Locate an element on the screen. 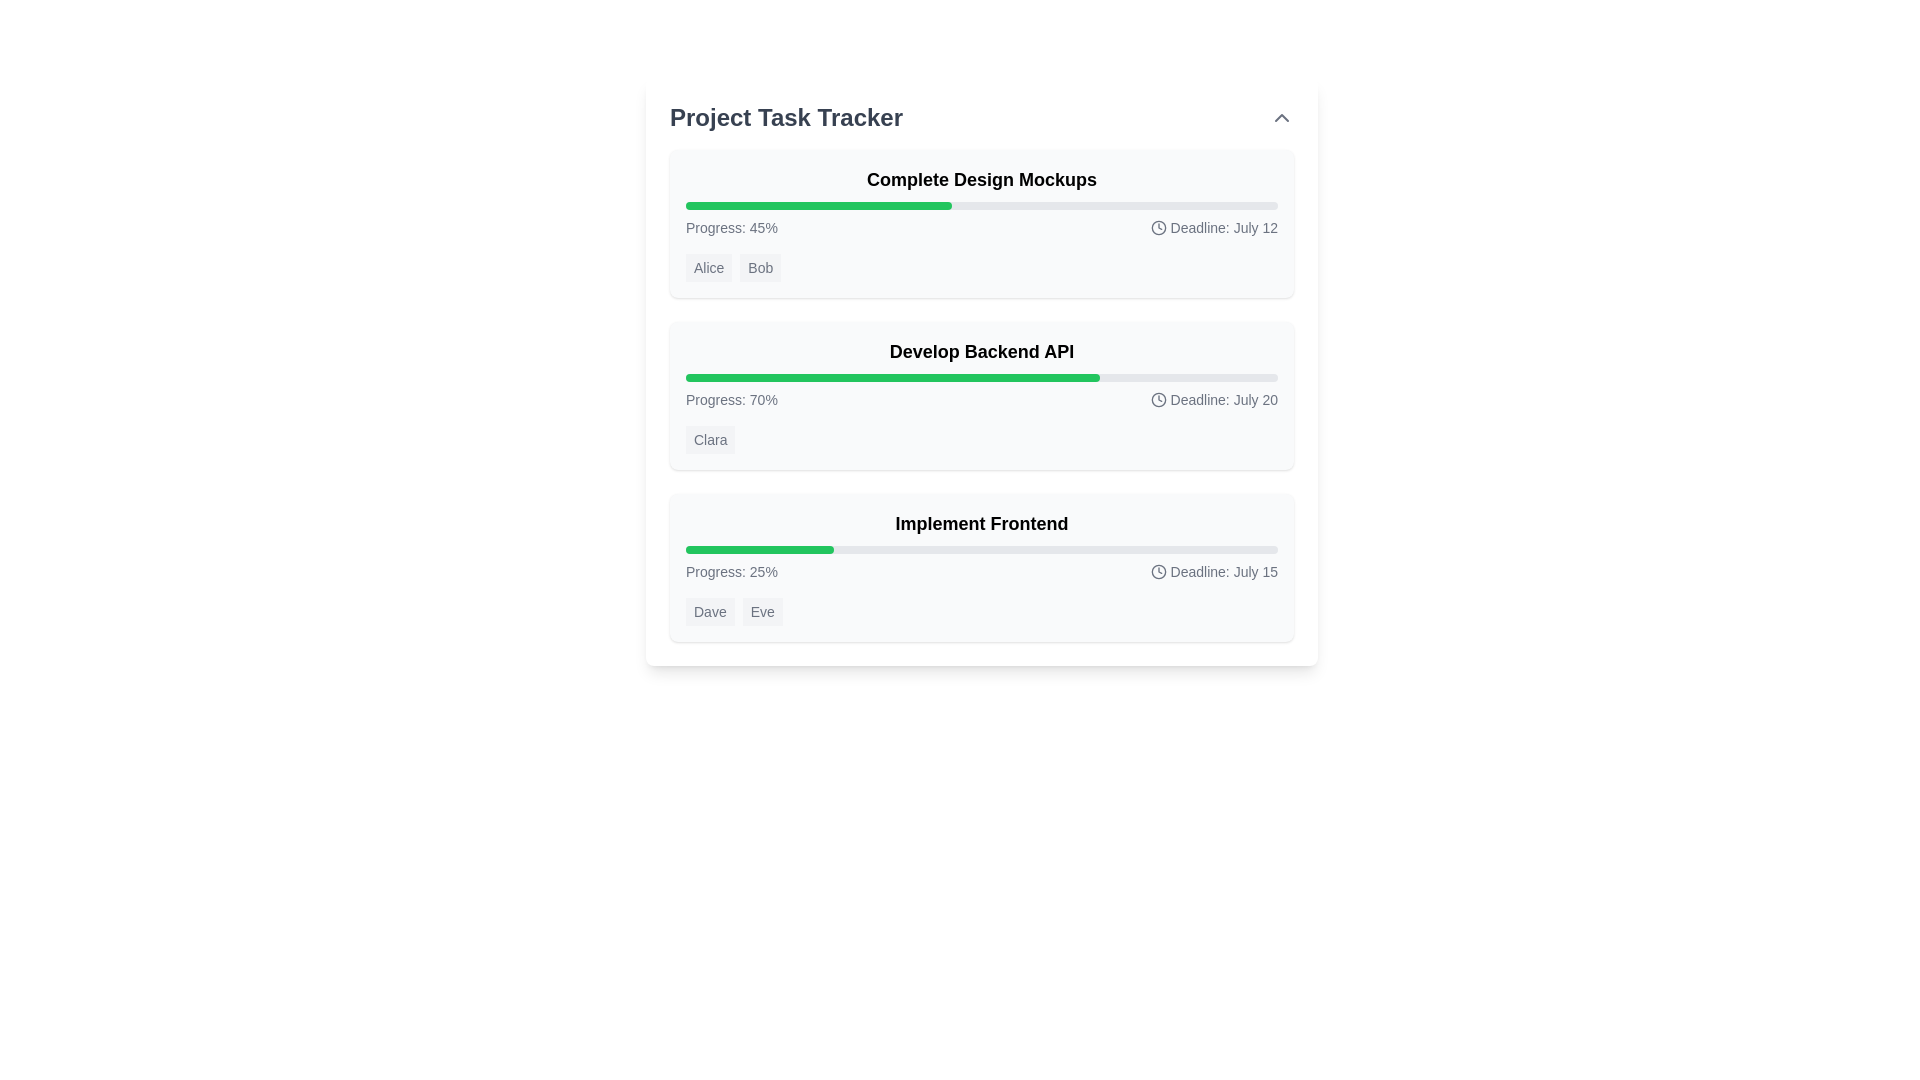 The width and height of the screenshot is (1920, 1080). the text label displaying 'Project Task Tracker', which is a large, bold header in dark gray color positioned at the top-left of the interface is located at coordinates (785, 118).